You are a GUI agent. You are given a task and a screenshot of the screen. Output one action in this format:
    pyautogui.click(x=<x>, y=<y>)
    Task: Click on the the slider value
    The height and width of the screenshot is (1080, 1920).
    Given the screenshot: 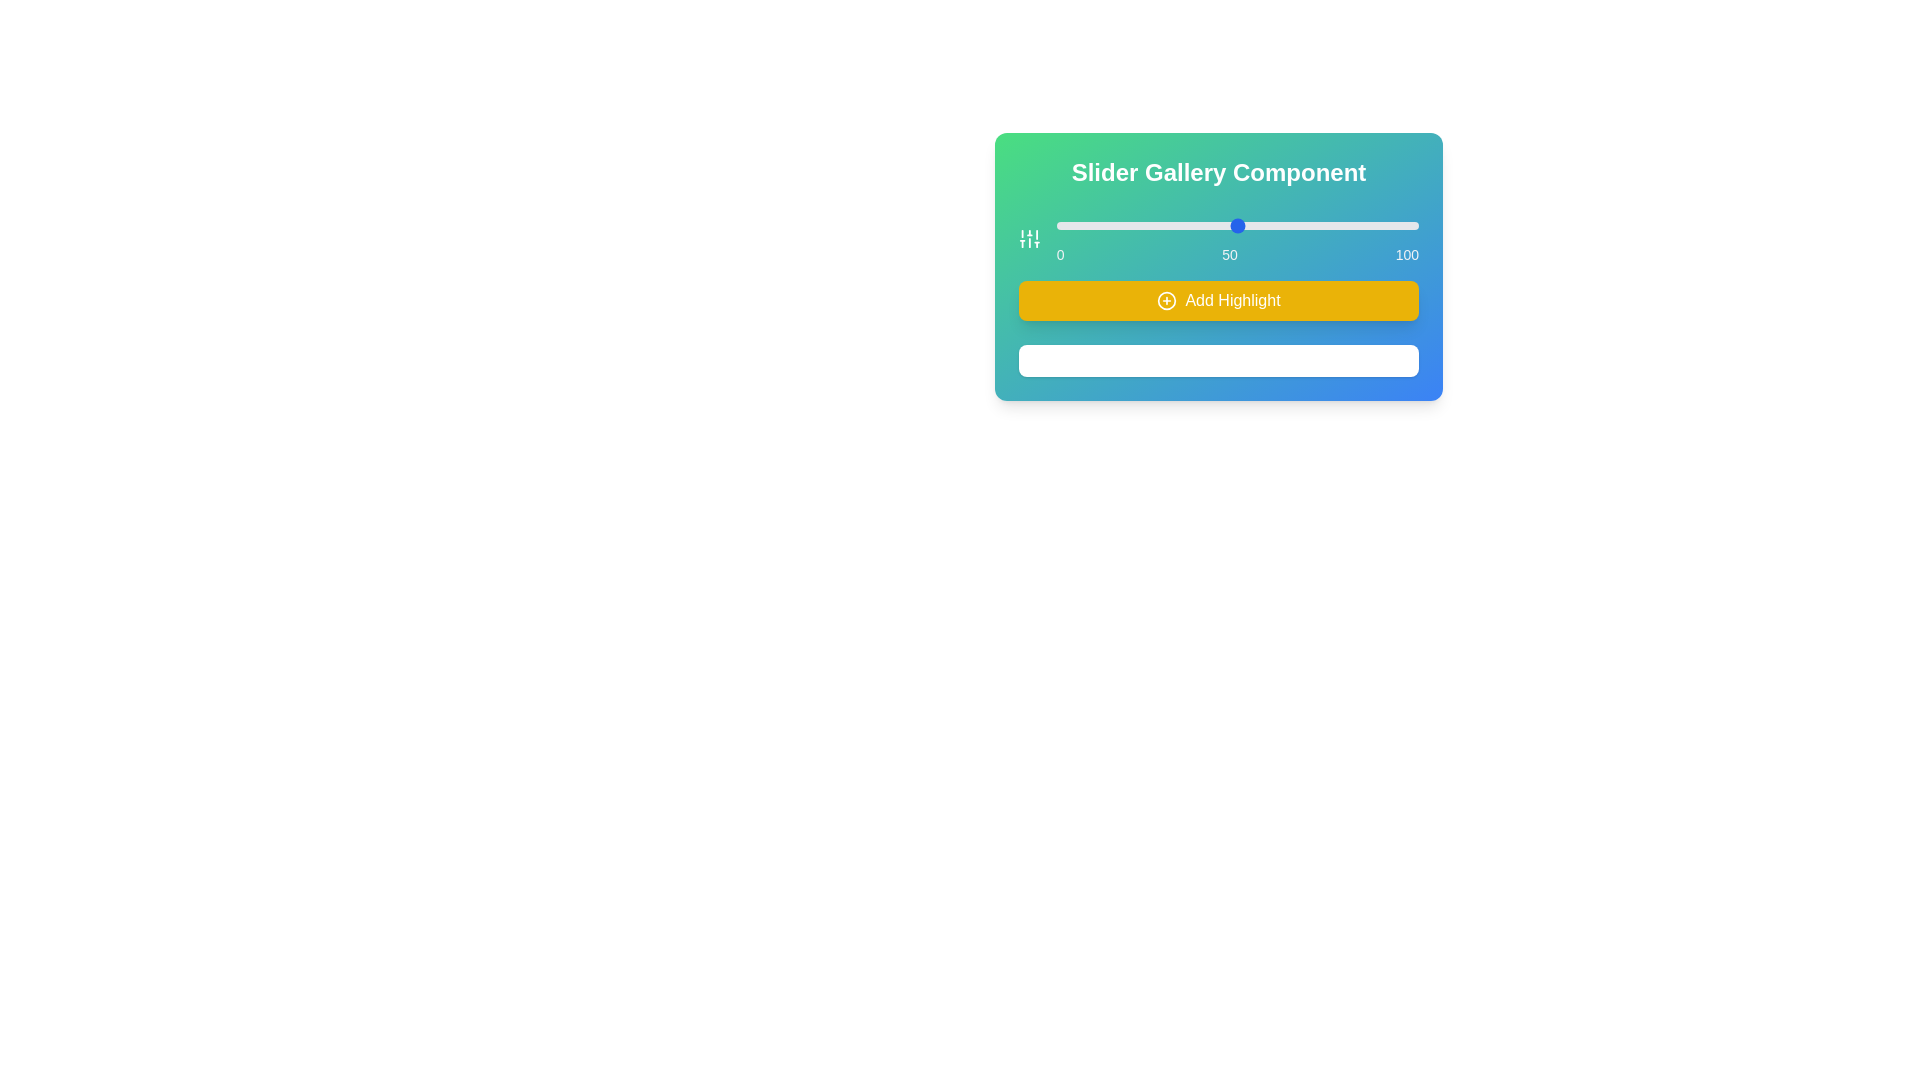 What is the action you would take?
    pyautogui.click(x=1269, y=225)
    